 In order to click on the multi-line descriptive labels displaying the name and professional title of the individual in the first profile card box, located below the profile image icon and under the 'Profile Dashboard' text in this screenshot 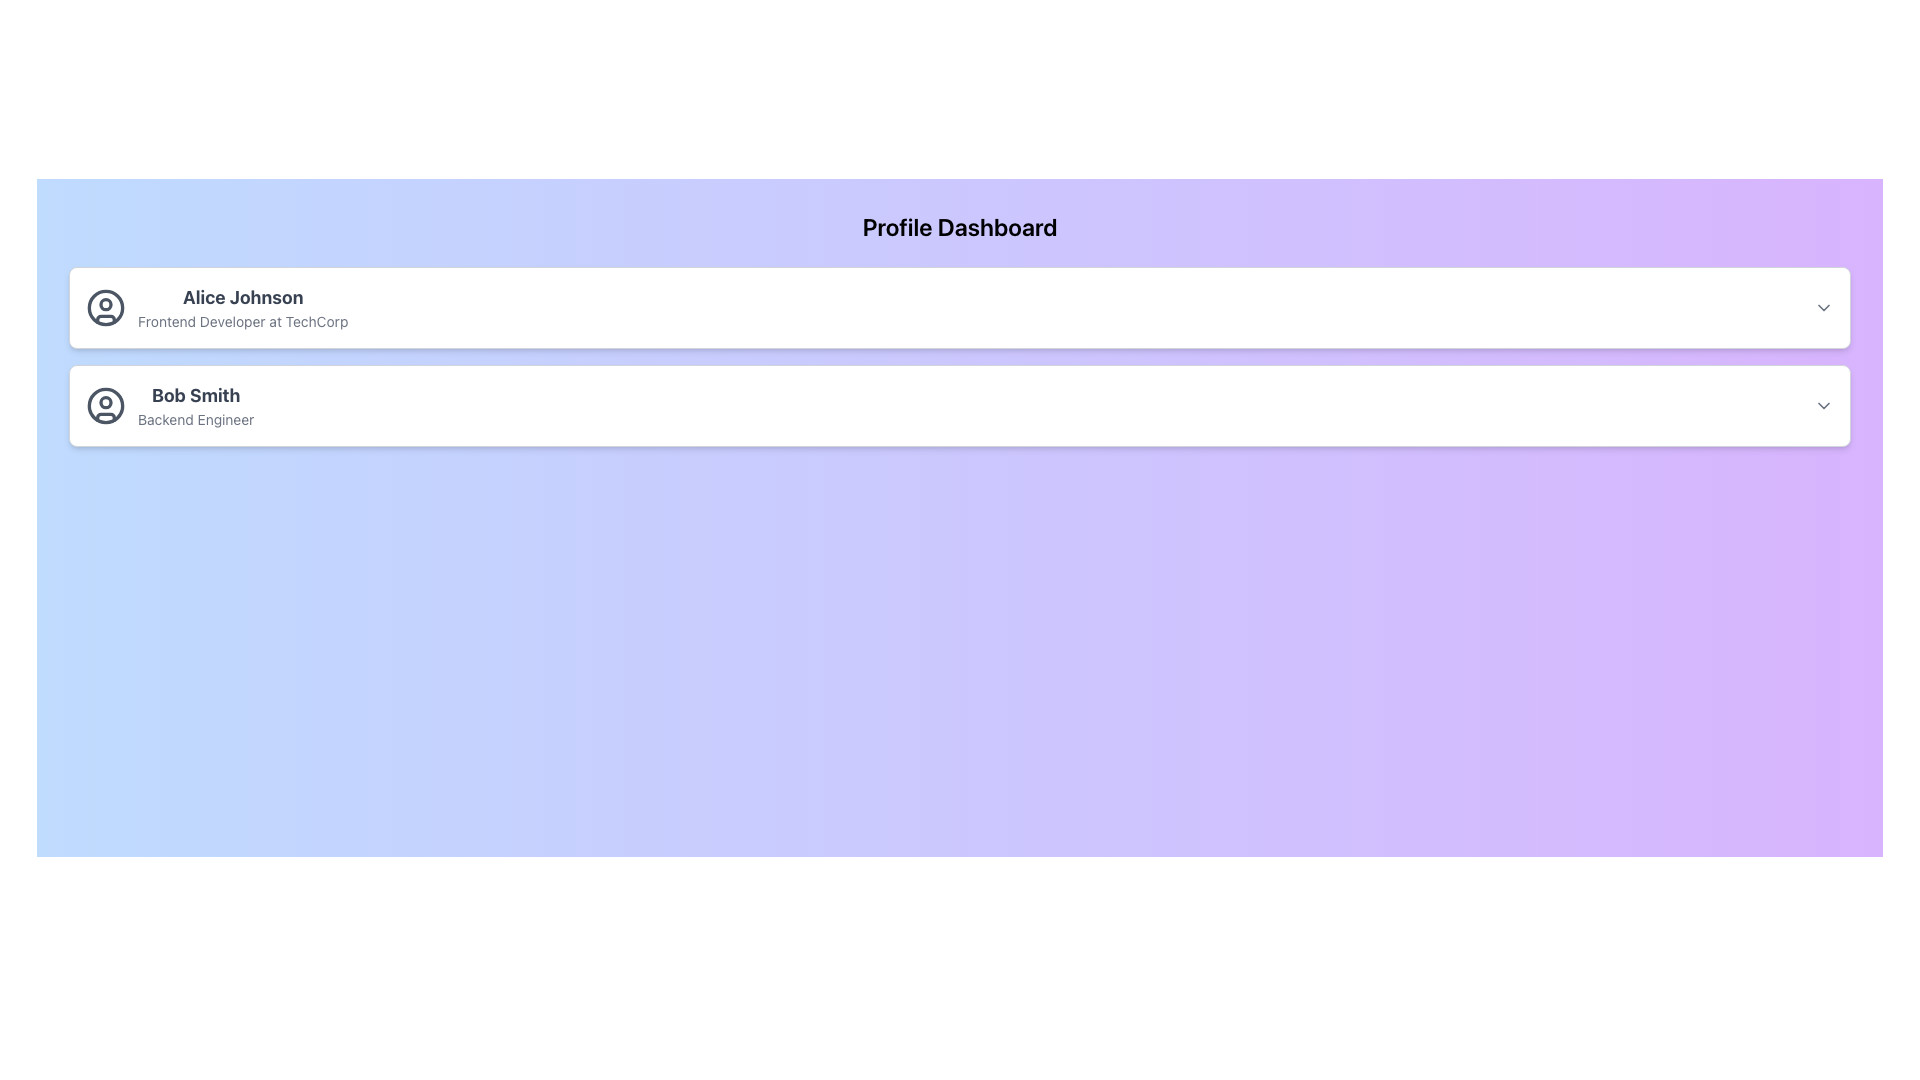, I will do `click(242, 308)`.